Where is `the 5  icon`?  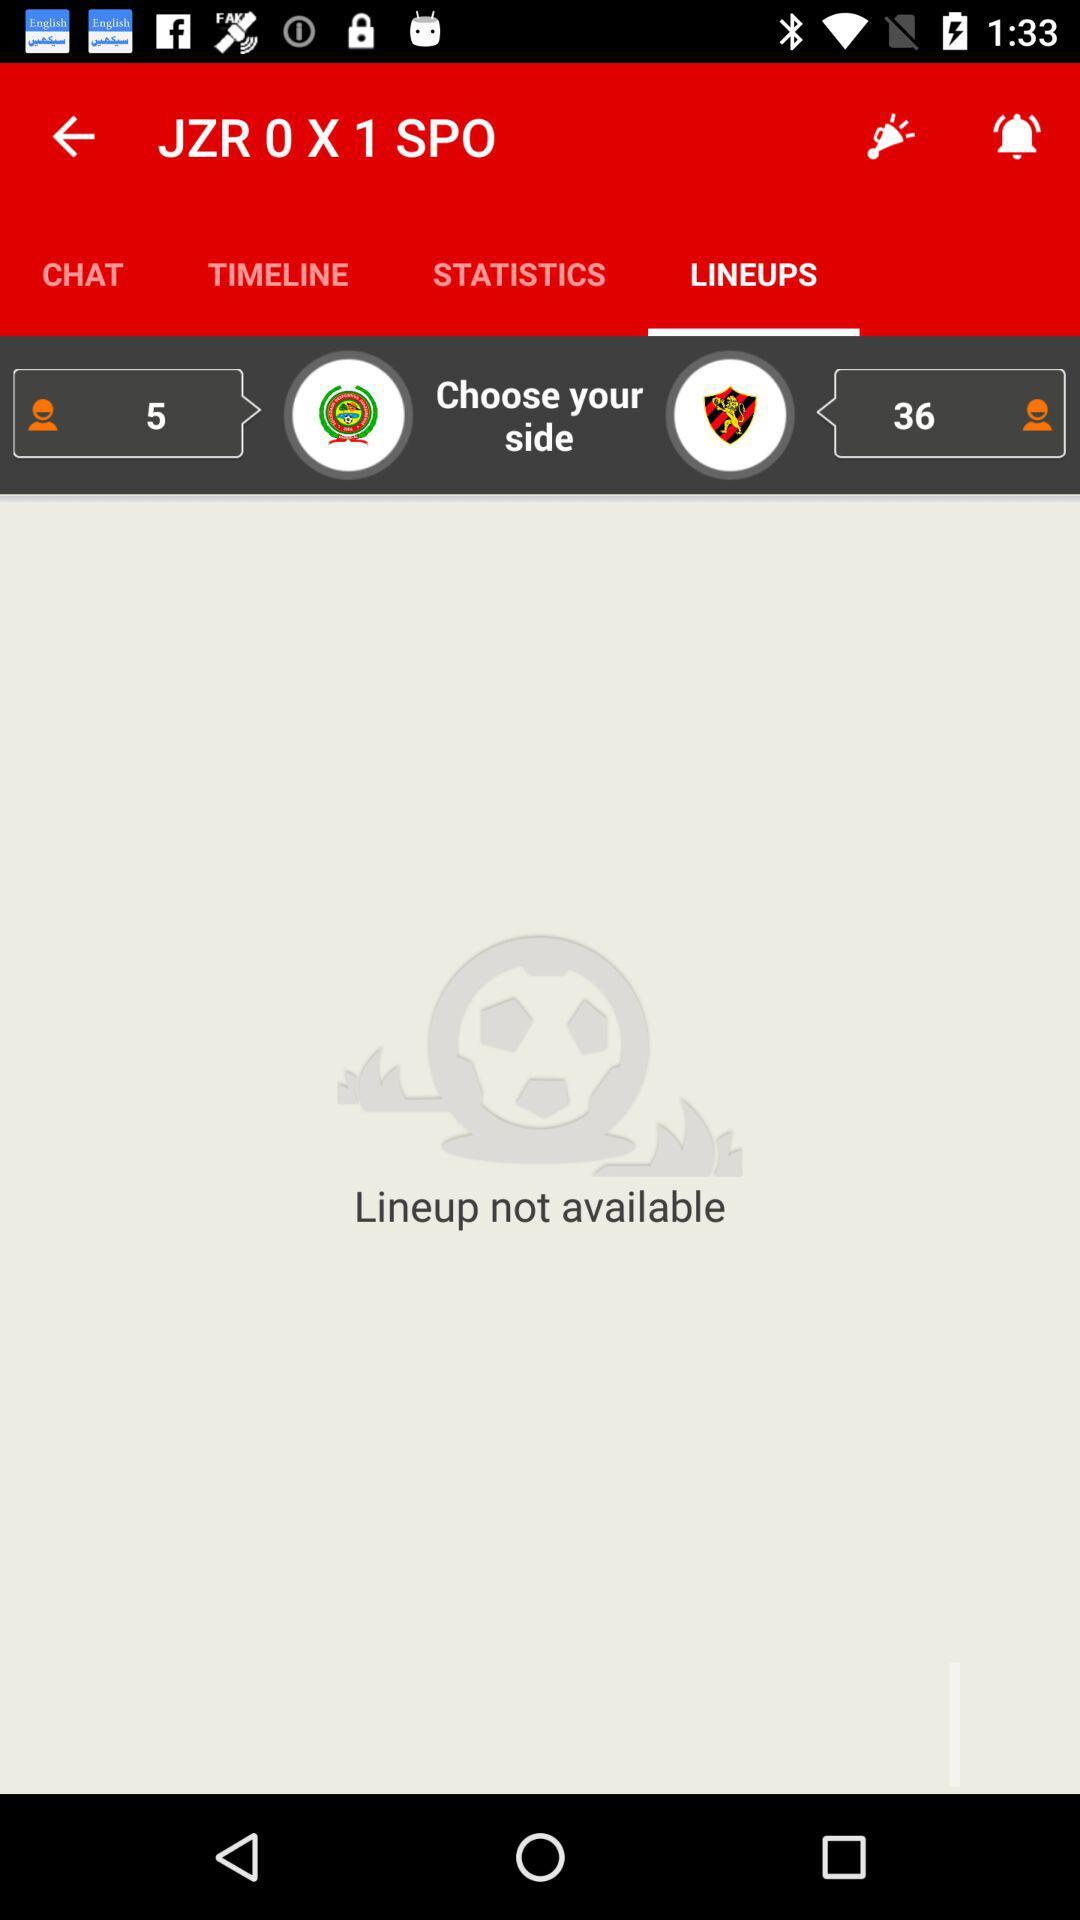
the 5  icon is located at coordinates (137, 413).